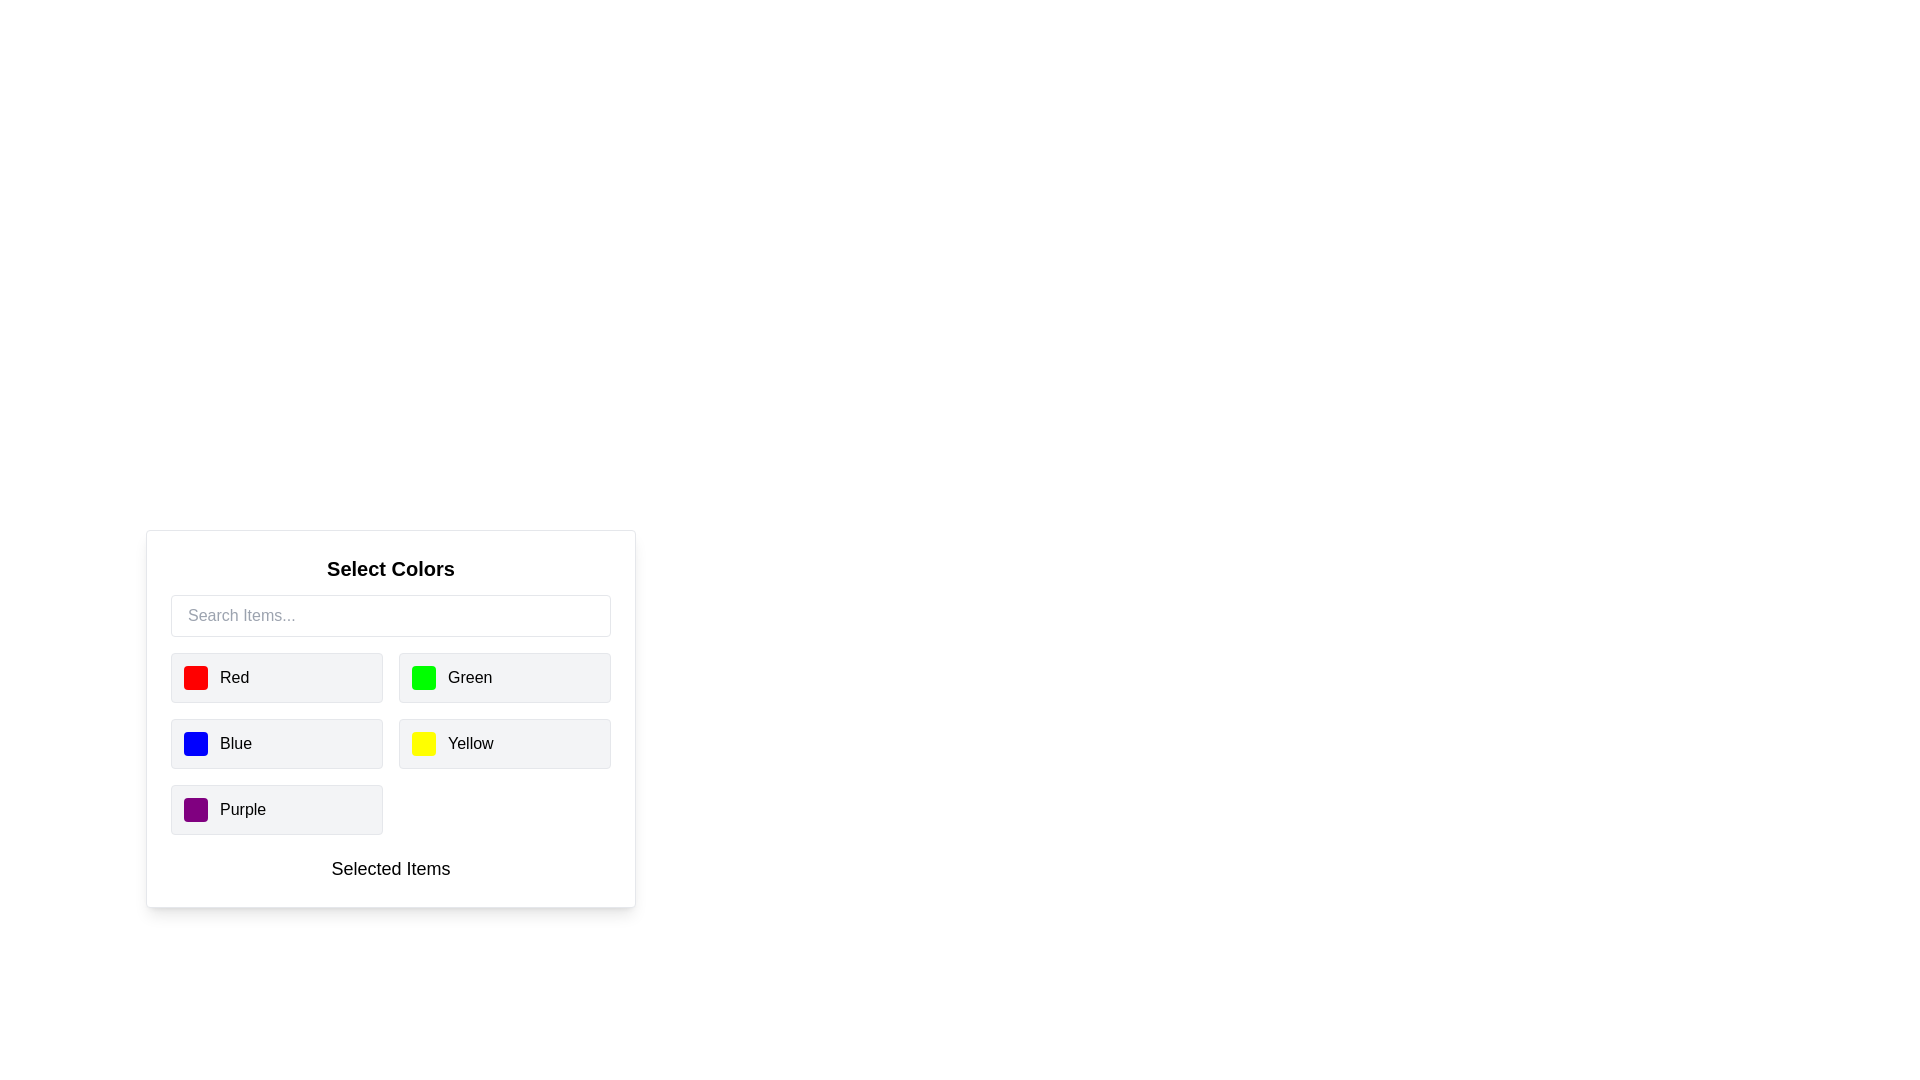 This screenshot has height=1080, width=1920. What do you see at coordinates (422, 744) in the screenshot?
I see `the color option associated with the bright yellow color swatch located to the left of the text 'Yellow' in the 'Select Colors' panel by clicking on it` at bounding box center [422, 744].